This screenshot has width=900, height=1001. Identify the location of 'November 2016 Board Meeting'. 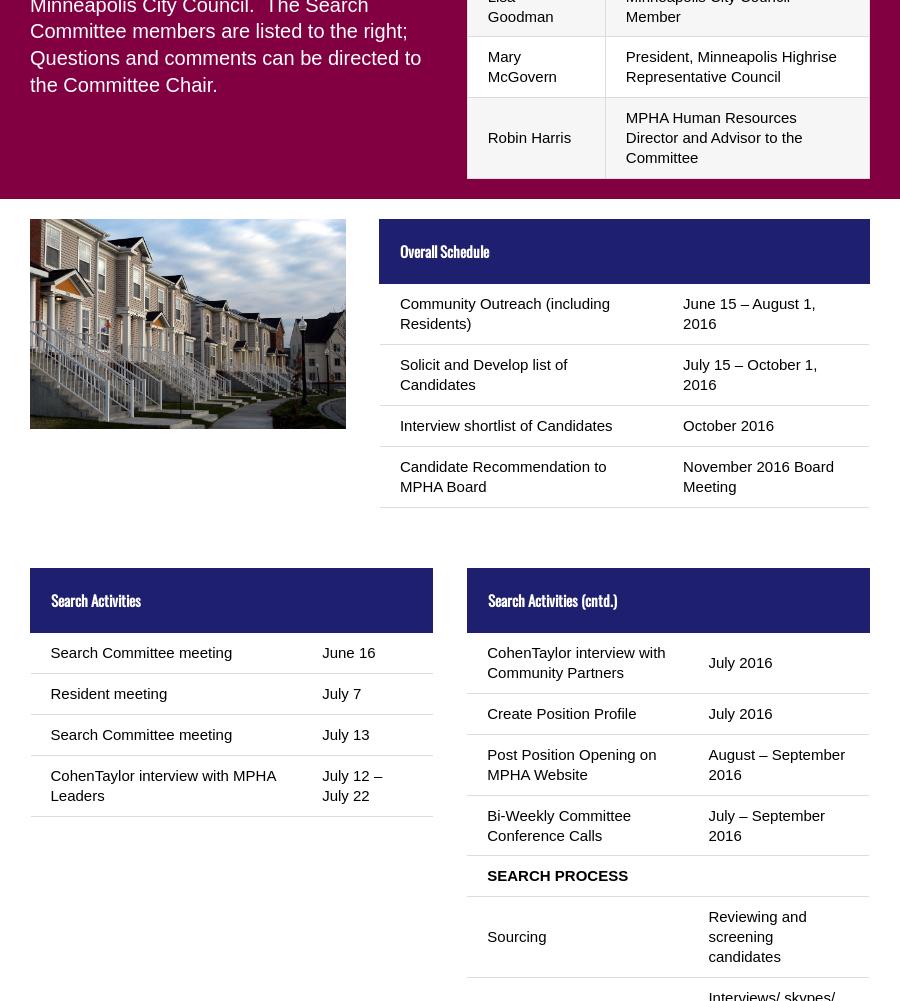
(757, 475).